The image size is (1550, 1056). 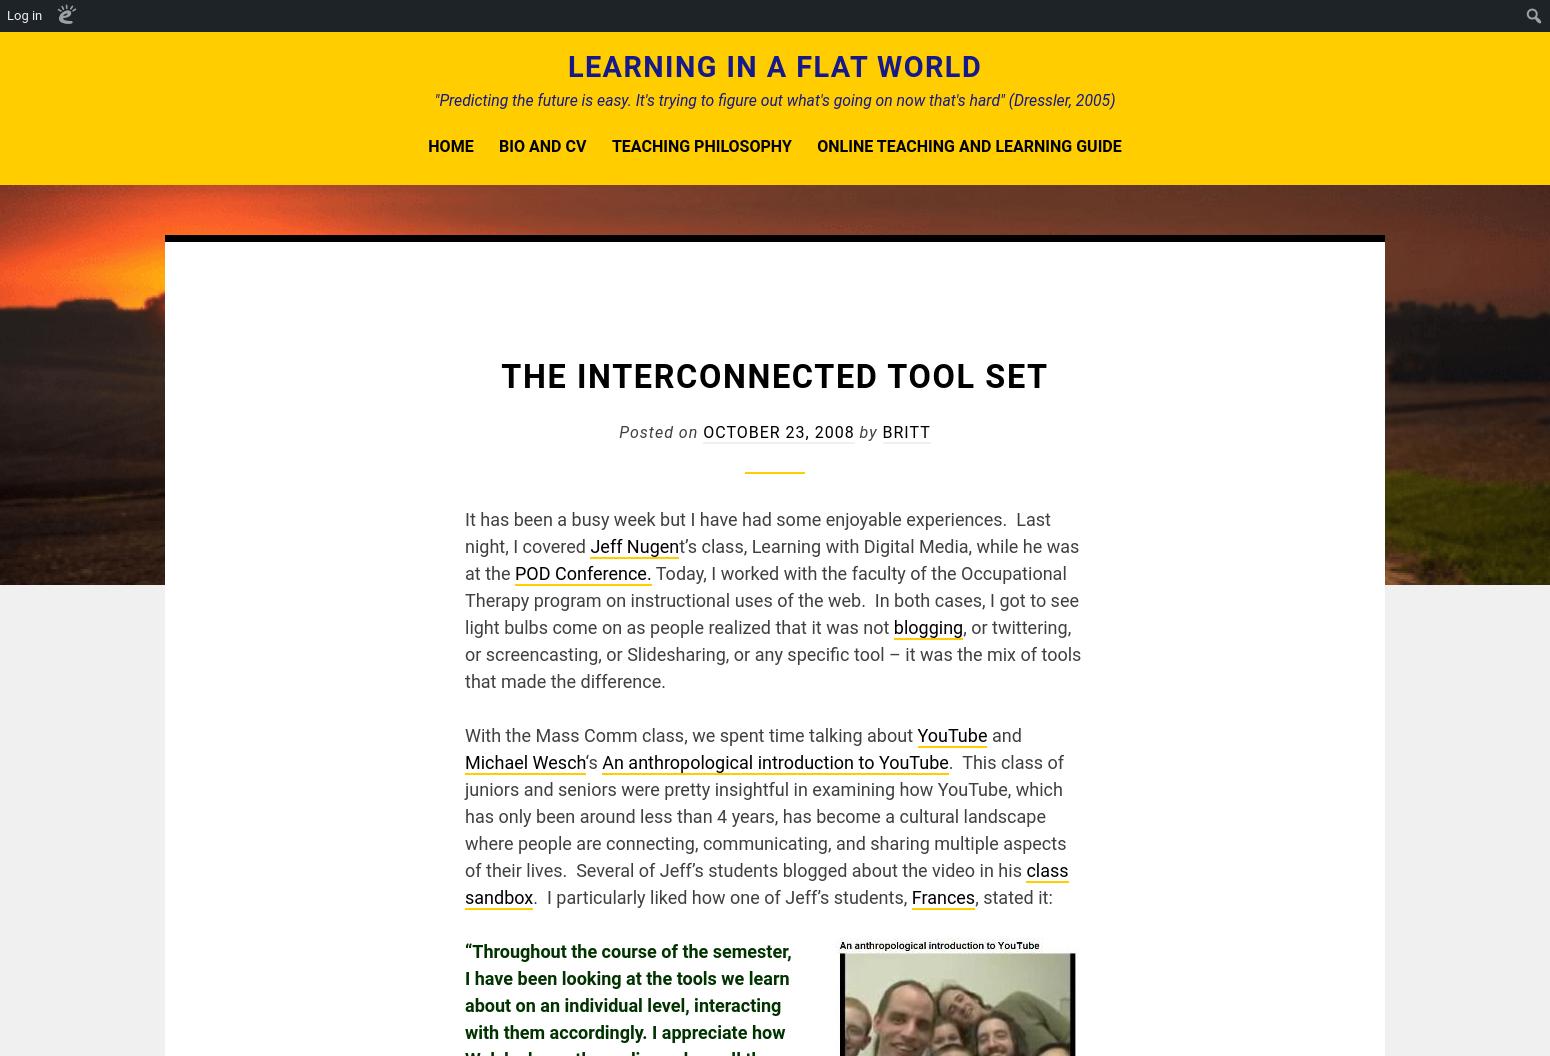 I want to click on ', stated it:', so click(x=973, y=896).